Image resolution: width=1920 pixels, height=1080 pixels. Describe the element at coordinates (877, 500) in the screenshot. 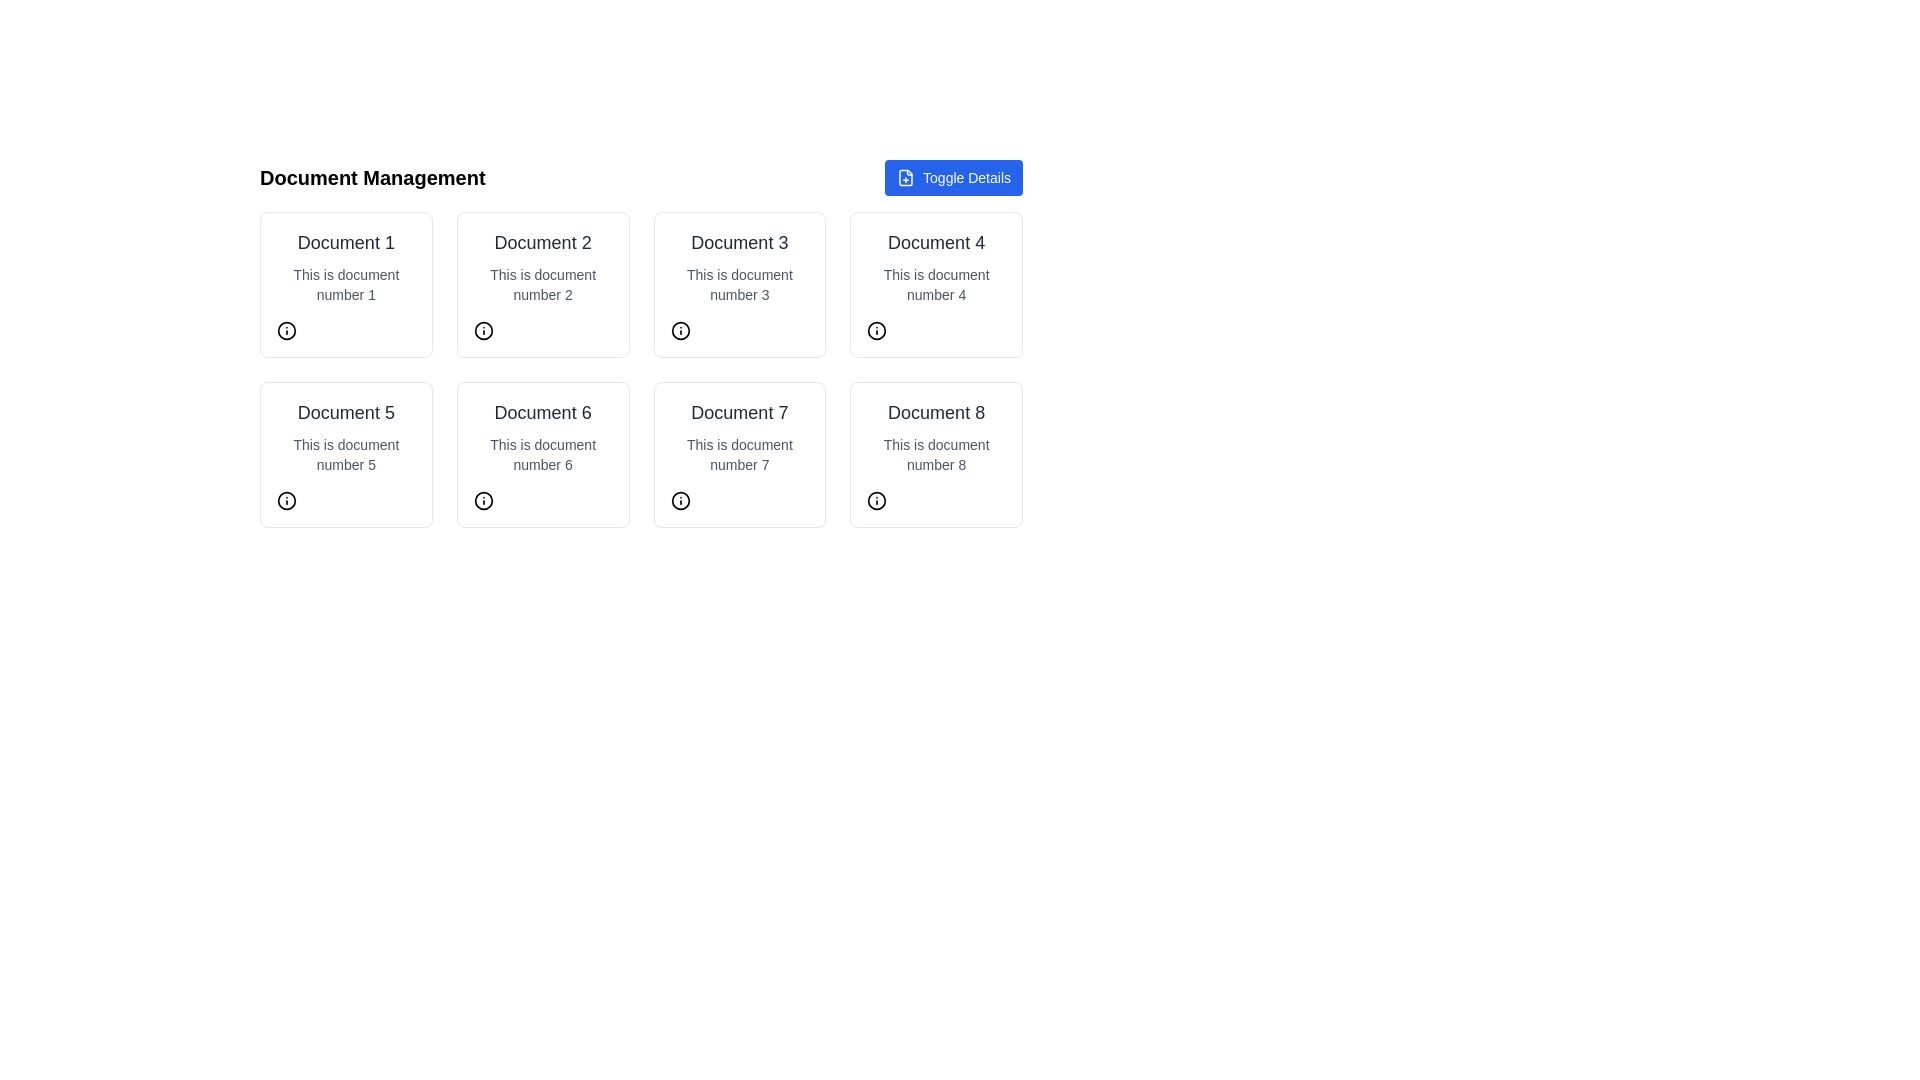

I see `the SVG Circle that represents the information icon located at the bottom-right corner of the 'Document 8' panel in the Document Management dashboard` at that location.